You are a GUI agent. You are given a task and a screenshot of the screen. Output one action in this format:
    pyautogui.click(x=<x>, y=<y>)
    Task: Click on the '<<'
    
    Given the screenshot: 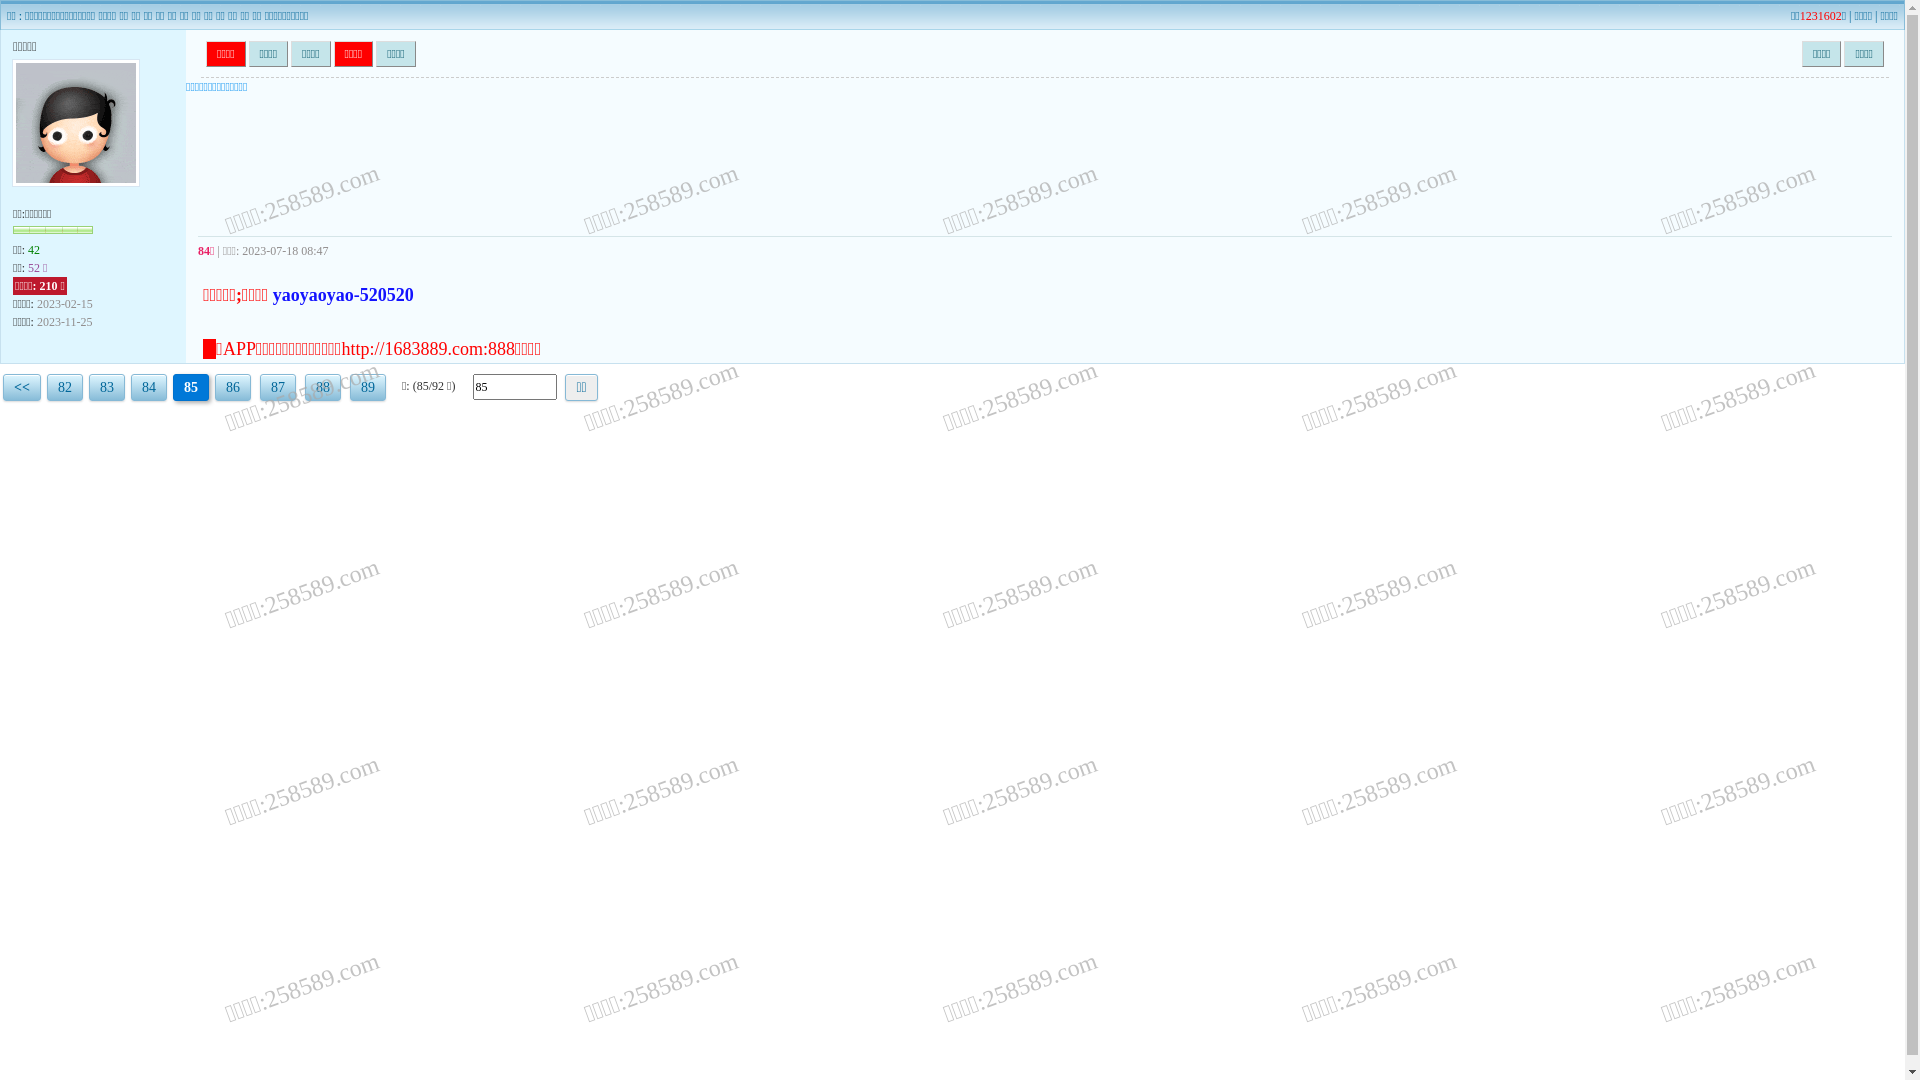 What is the action you would take?
    pyautogui.click(x=22, y=387)
    